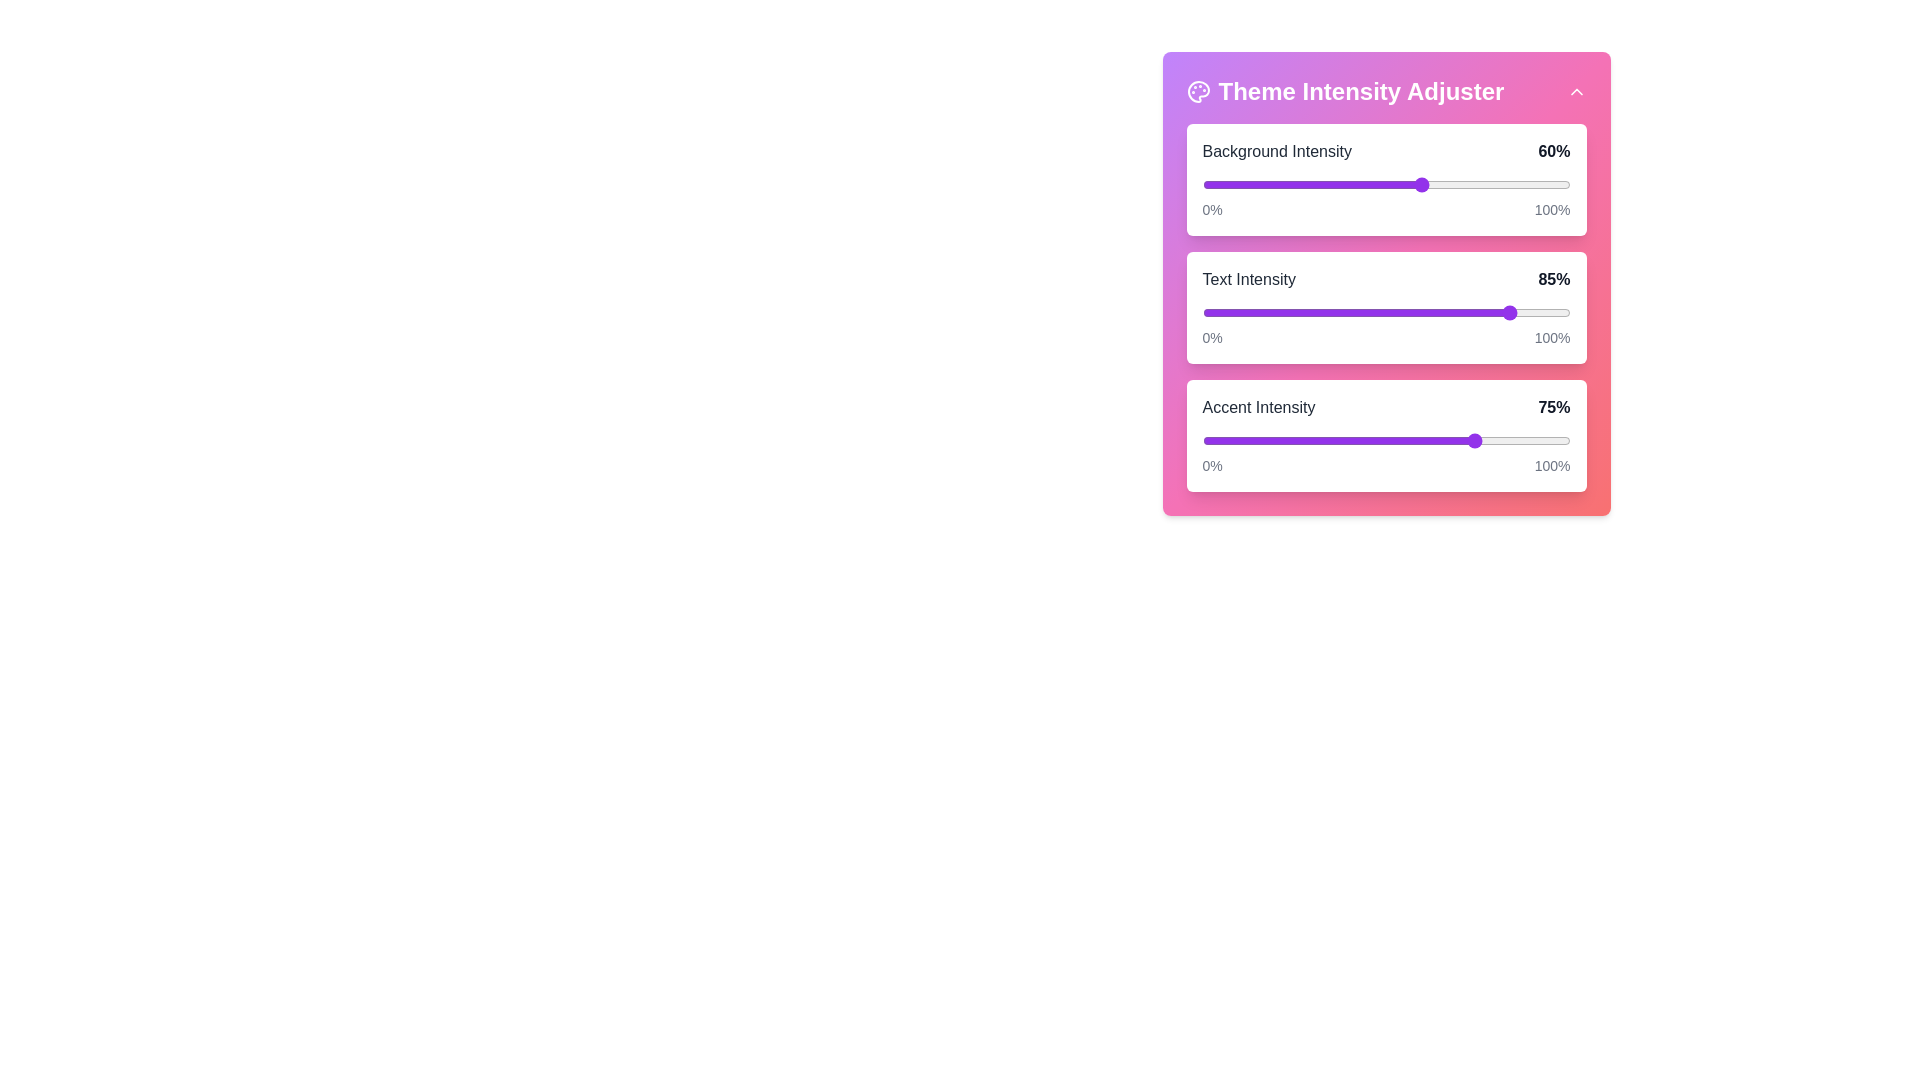 The width and height of the screenshot is (1920, 1080). What do you see at coordinates (1553, 280) in the screenshot?
I see `the Text Label displaying '85%' which is bold and dark gray, located adjacent to the 'Text Intensity' text and a horizontal slider` at bounding box center [1553, 280].